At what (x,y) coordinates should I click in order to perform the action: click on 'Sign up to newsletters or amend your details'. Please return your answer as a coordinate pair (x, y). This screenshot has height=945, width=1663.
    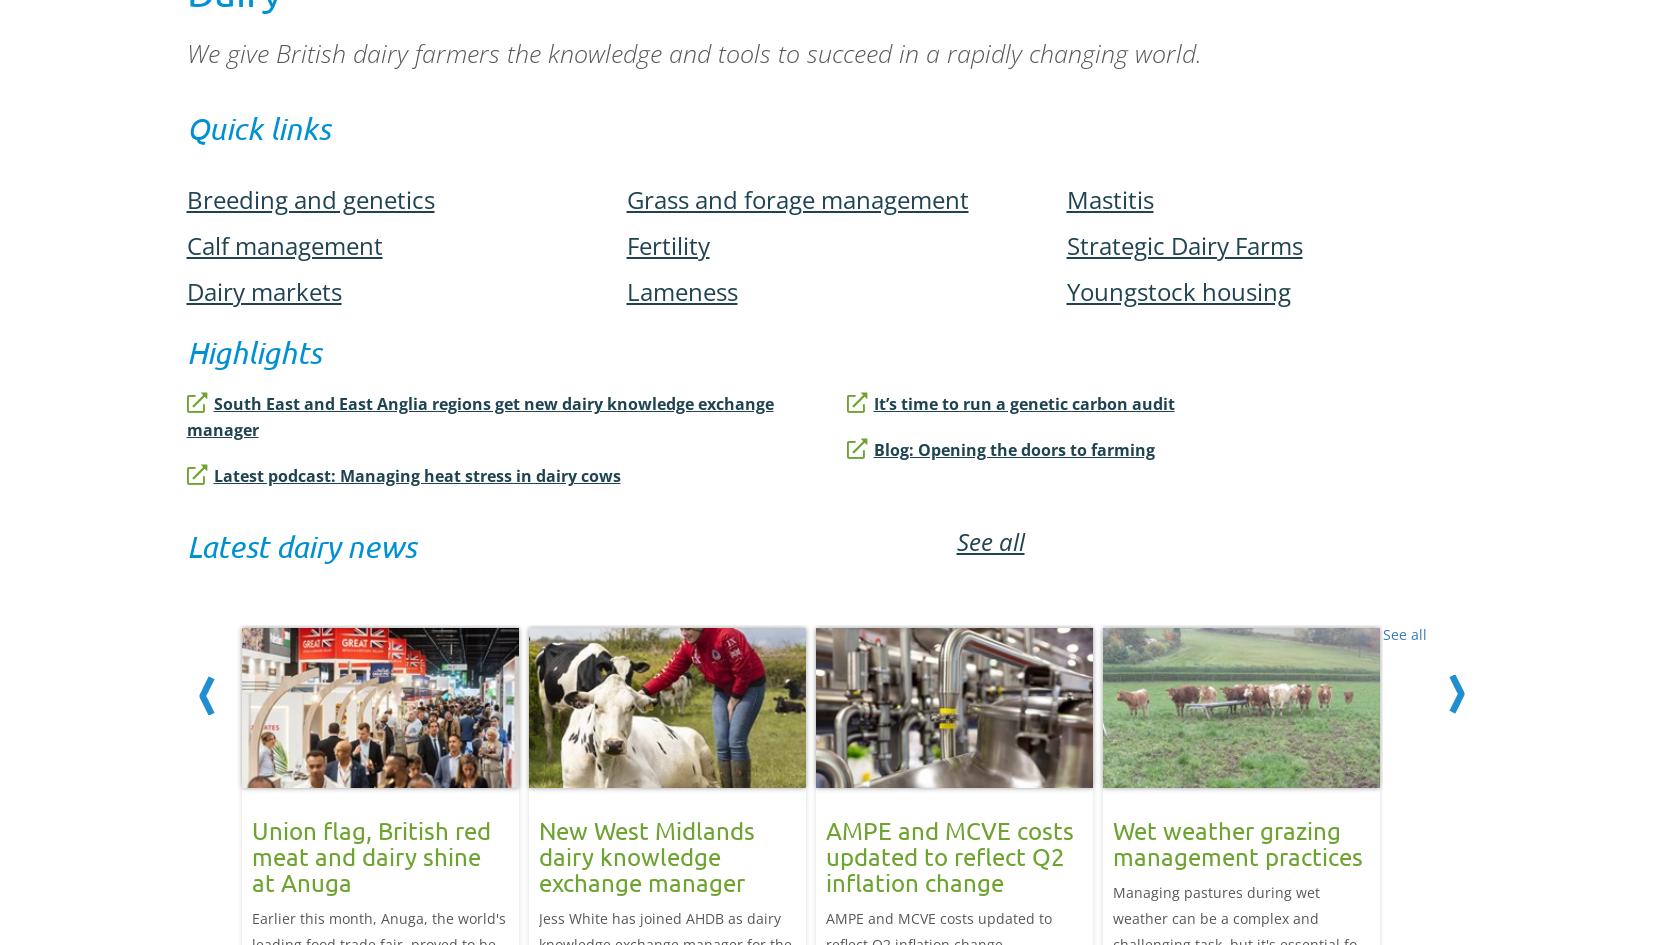
    Looking at the image, I should click on (830, 168).